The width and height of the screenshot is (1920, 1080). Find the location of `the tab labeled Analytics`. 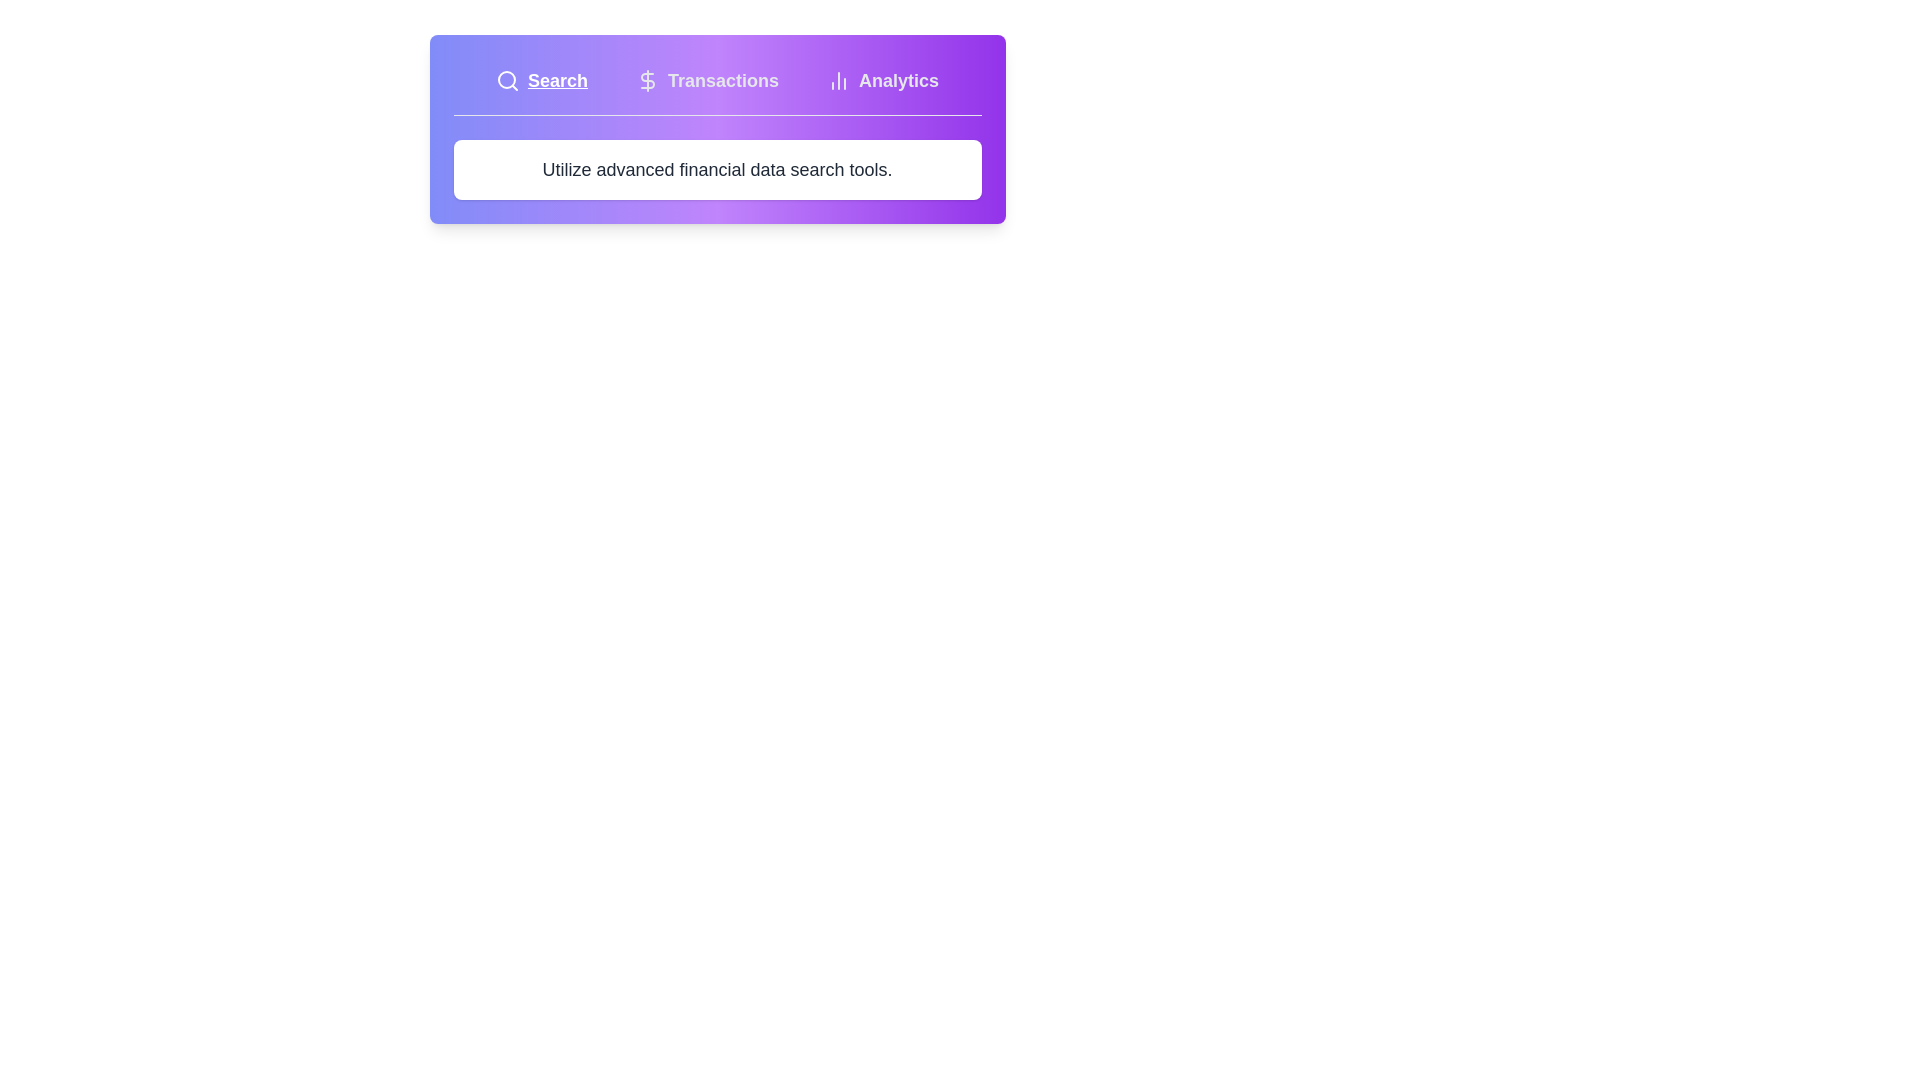

the tab labeled Analytics is located at coordinates (882, 80).